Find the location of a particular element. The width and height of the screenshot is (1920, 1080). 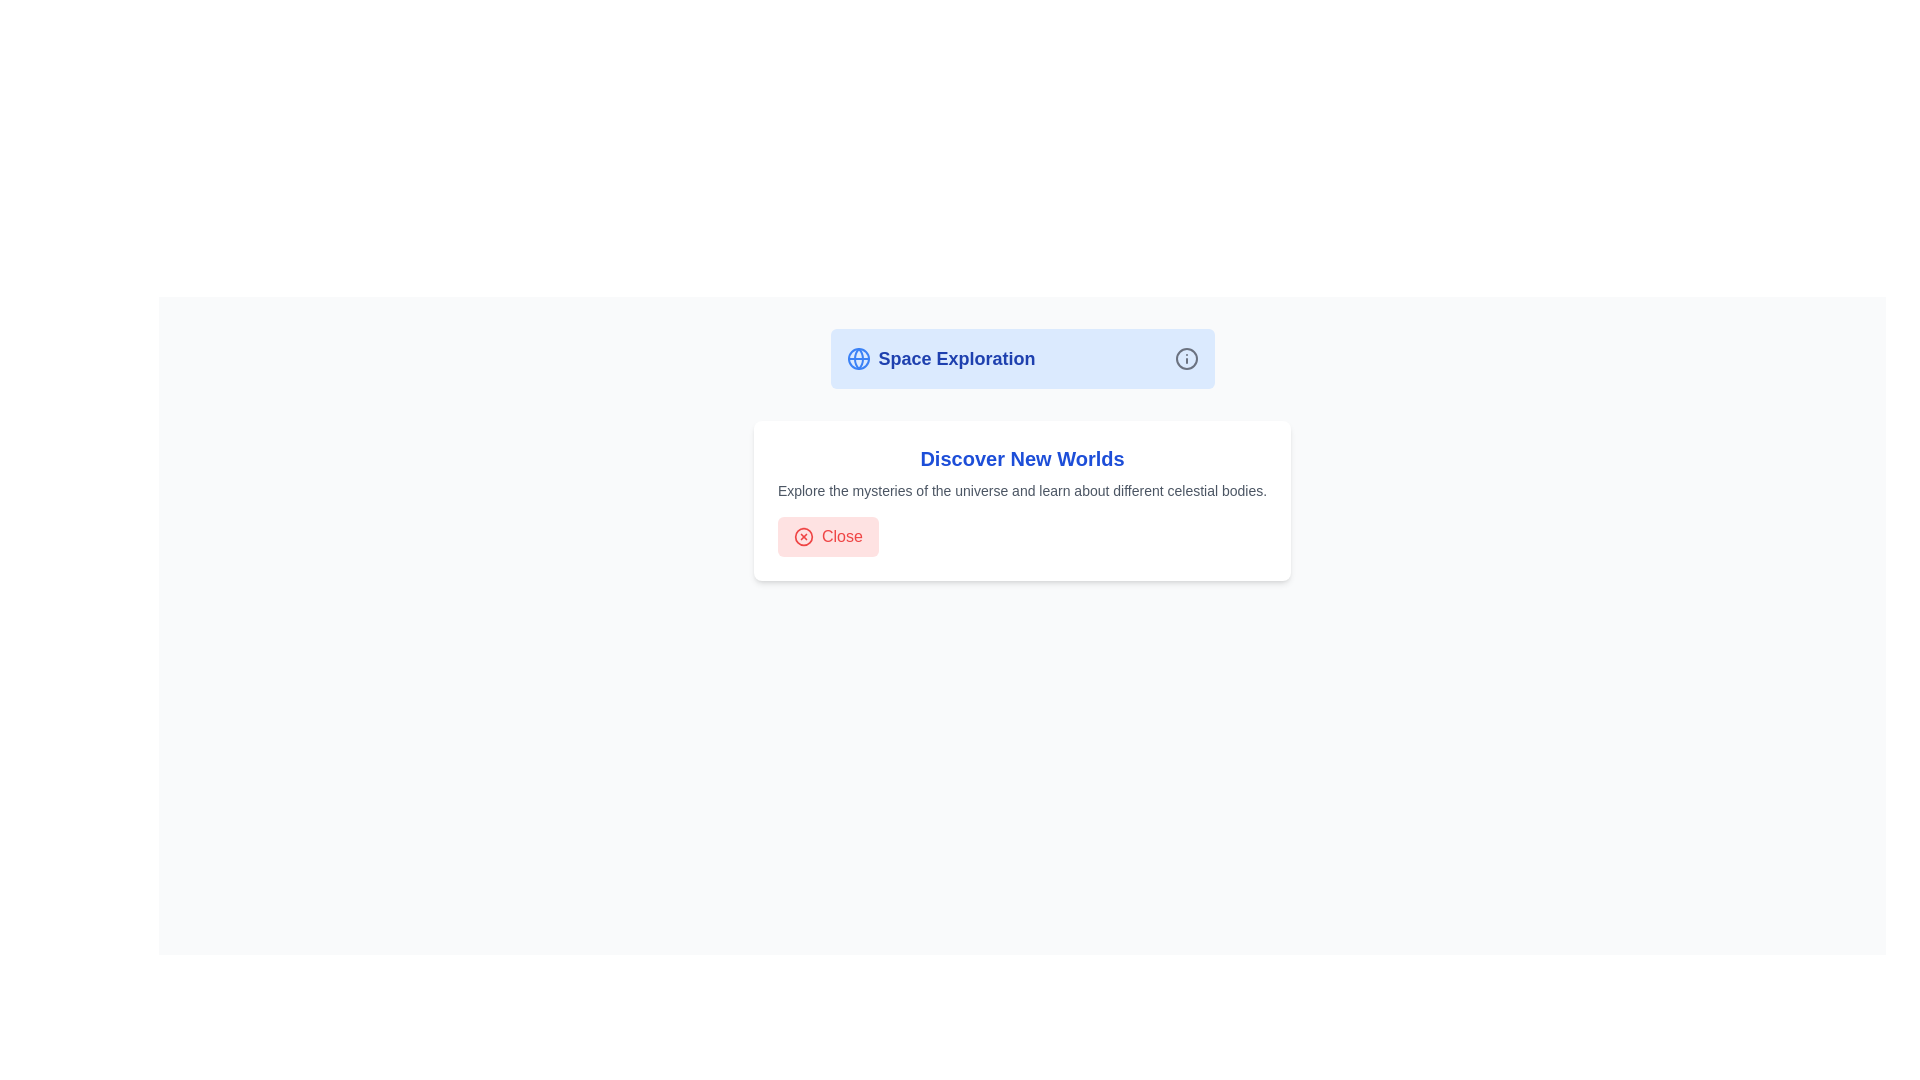

the 'Space Exploration' icon located at the top section of the interface, positioned to the left of the text 'Space Exploration' is located at coordinates (858, 357).